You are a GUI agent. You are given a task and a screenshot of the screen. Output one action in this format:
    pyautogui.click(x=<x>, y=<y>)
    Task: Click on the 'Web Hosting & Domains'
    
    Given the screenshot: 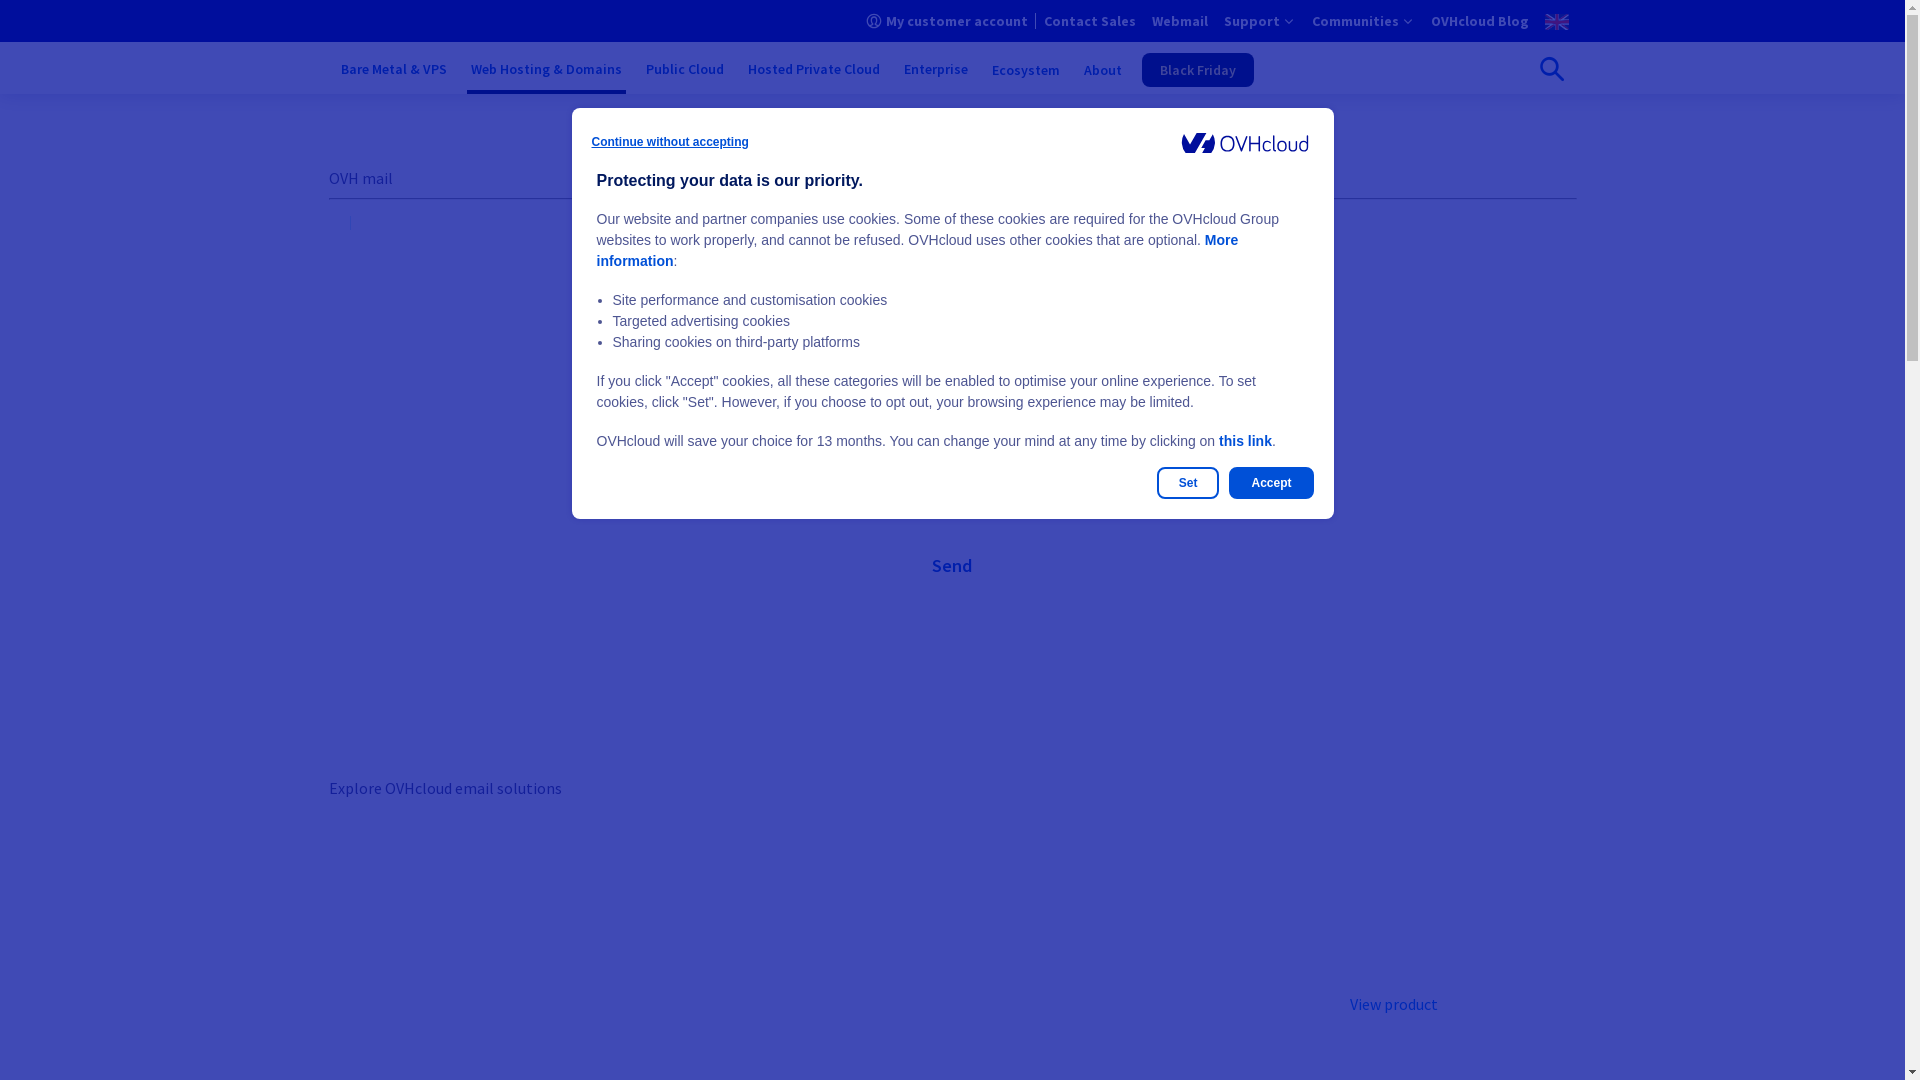 What is the action you would take?
    pyautogui.click(x=545, y=68)
    